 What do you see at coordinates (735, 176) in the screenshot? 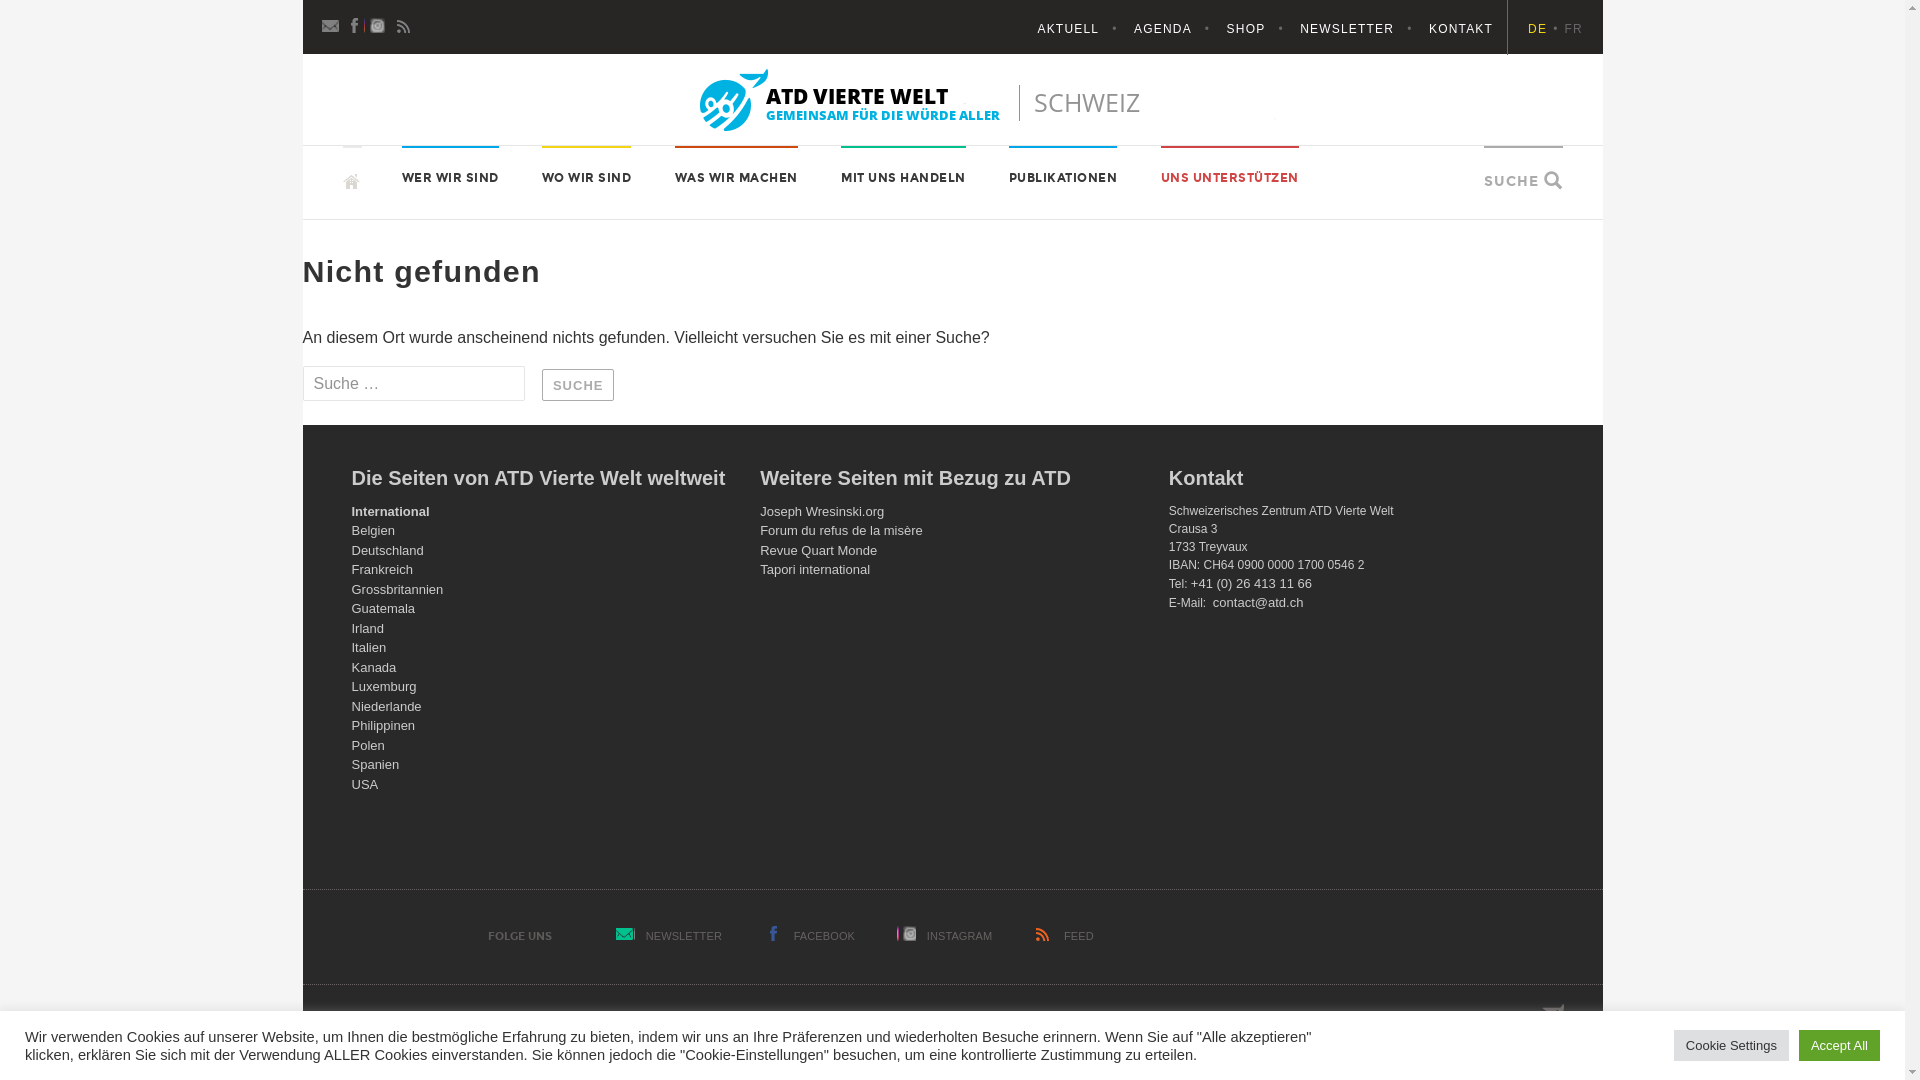
I see `'WAS WIR MACHEN'` at bounding box center [735, 176].